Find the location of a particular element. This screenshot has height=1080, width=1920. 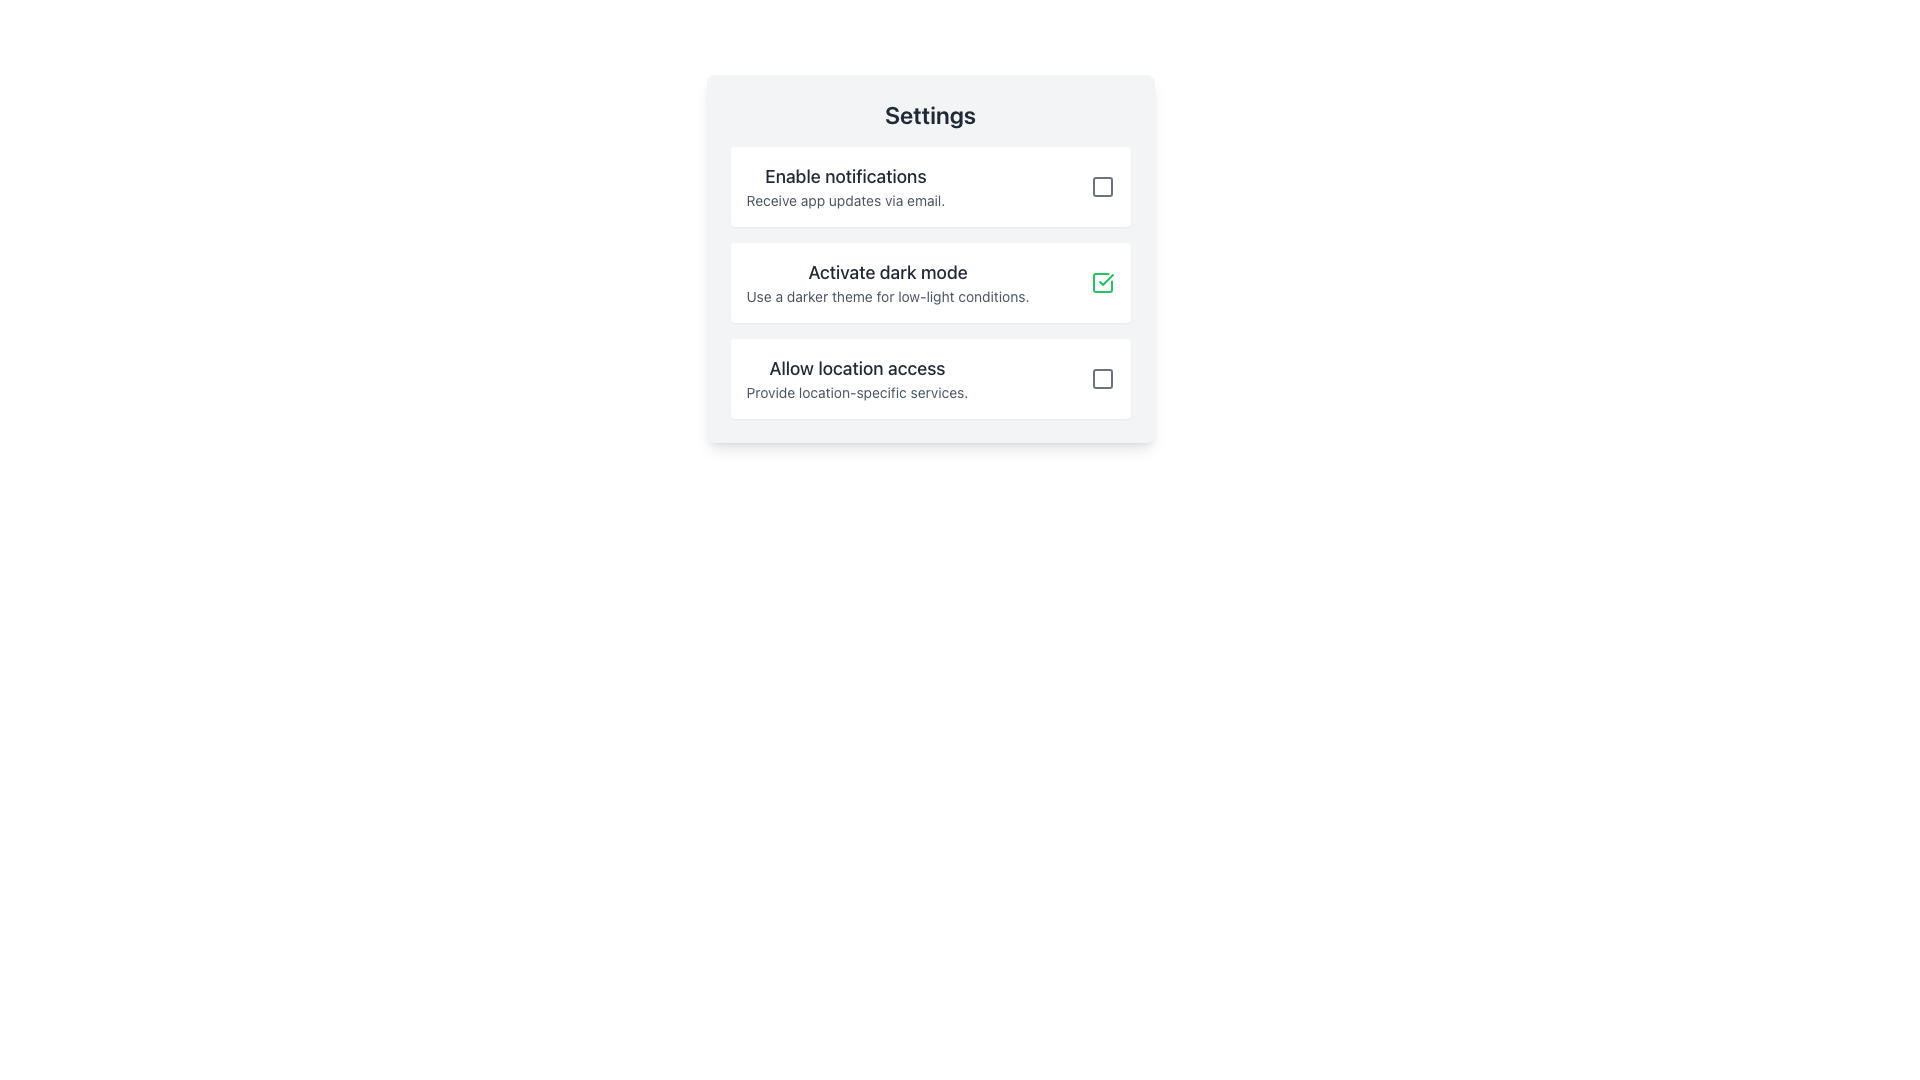

text label element that states 'Activate dark mode' with a description 'Use a darker theme for low-light conditions.' This element is located under the 'Settings' header, between 'Enable notifications' and 'Allow location access.' is located at coordinates (887, 282).